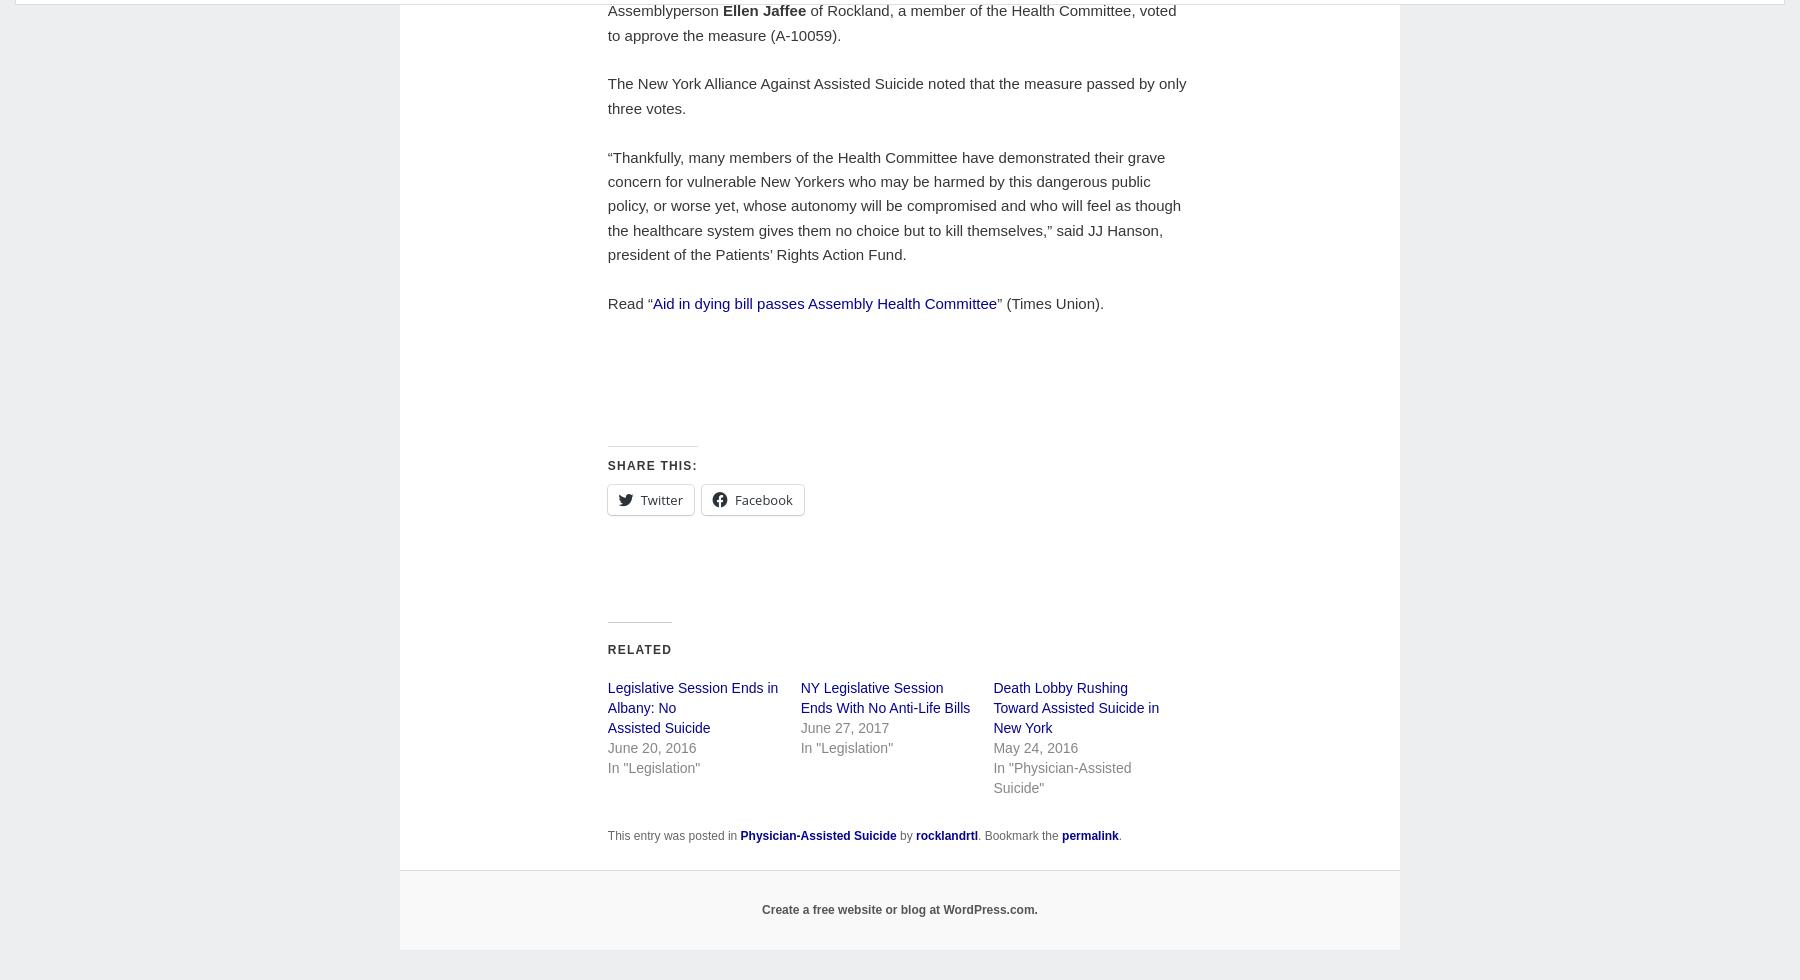 The width and height of the screenshot is (1800, 980). What do you see at coordinates (1090, 836) in the screenshot?
I see `'permalink'` at bounding box center [1090, 836].